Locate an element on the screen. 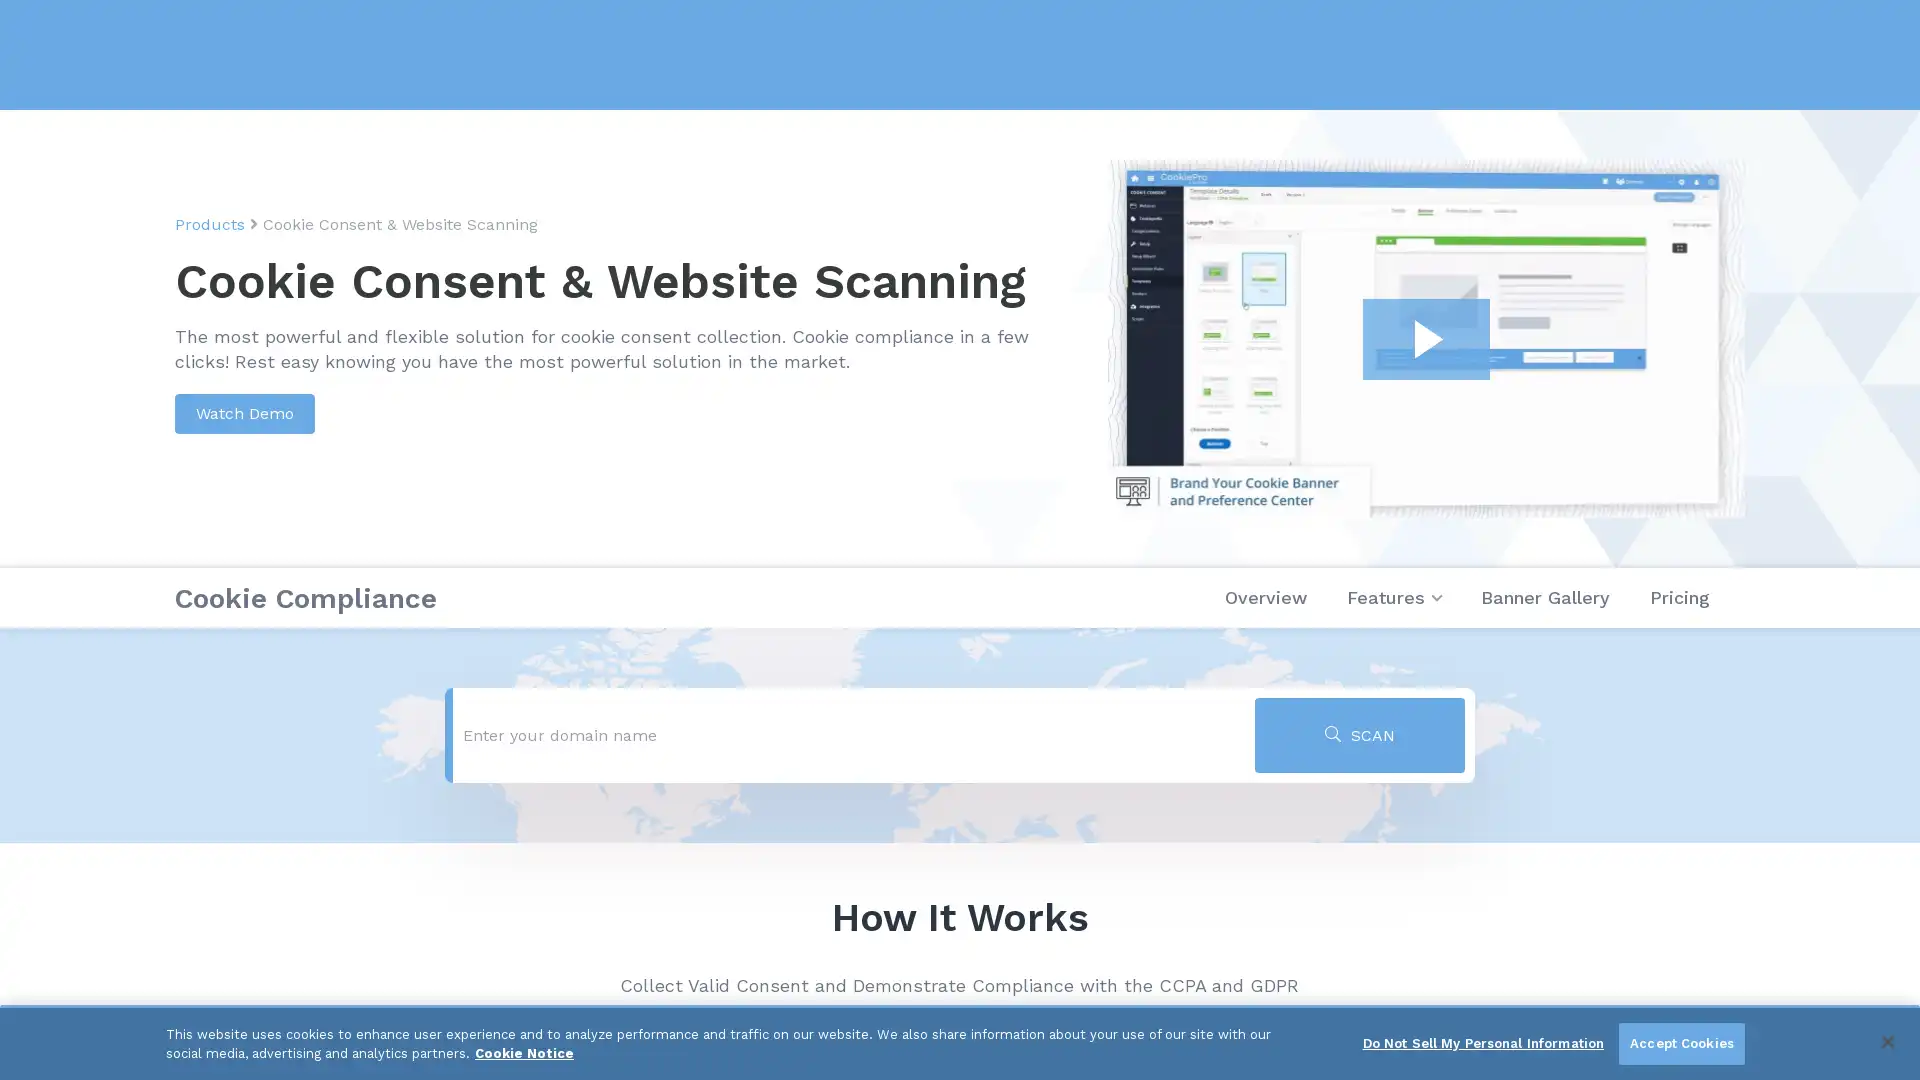 This screenshot has width=1920, height=1080. USCAN is located at coordinates (1359, 735).